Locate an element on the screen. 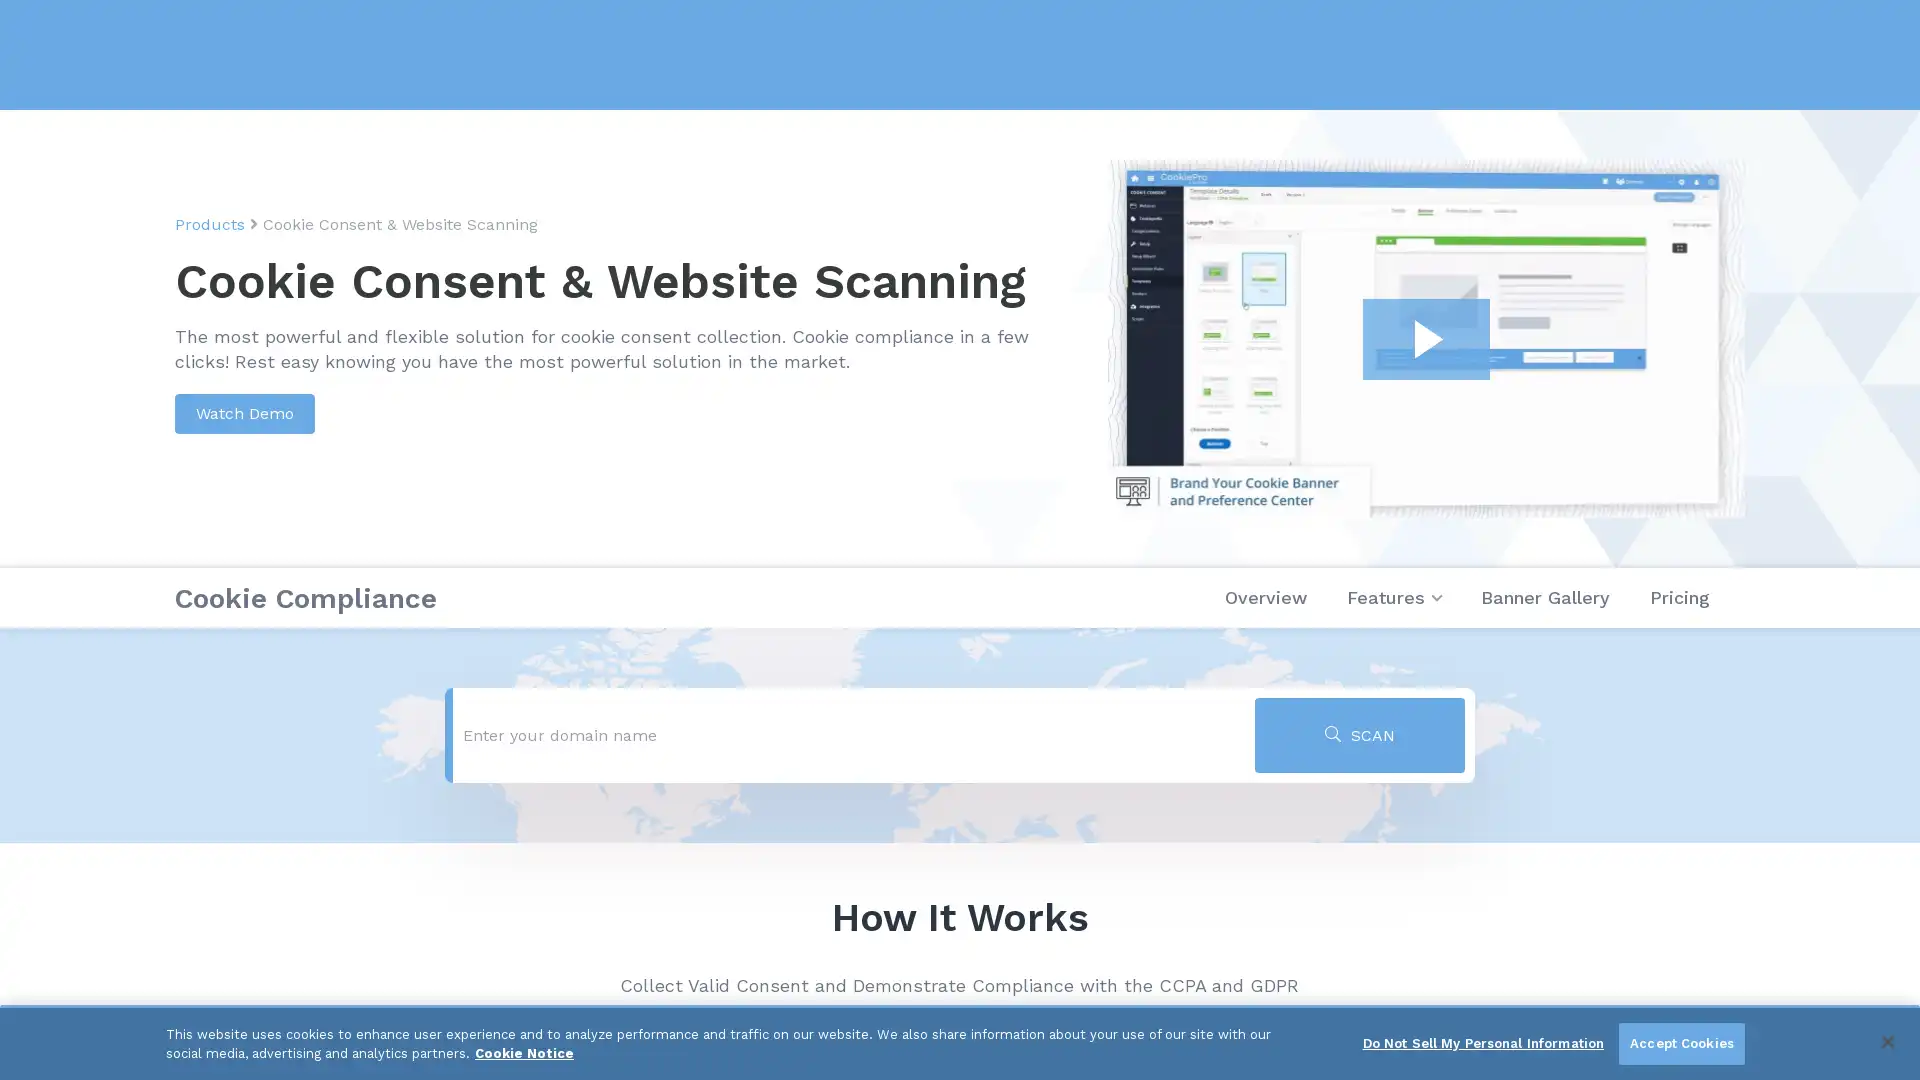 This screenshot has width=1920, height=1080. USCAN is located at coordinates (1359, 735).